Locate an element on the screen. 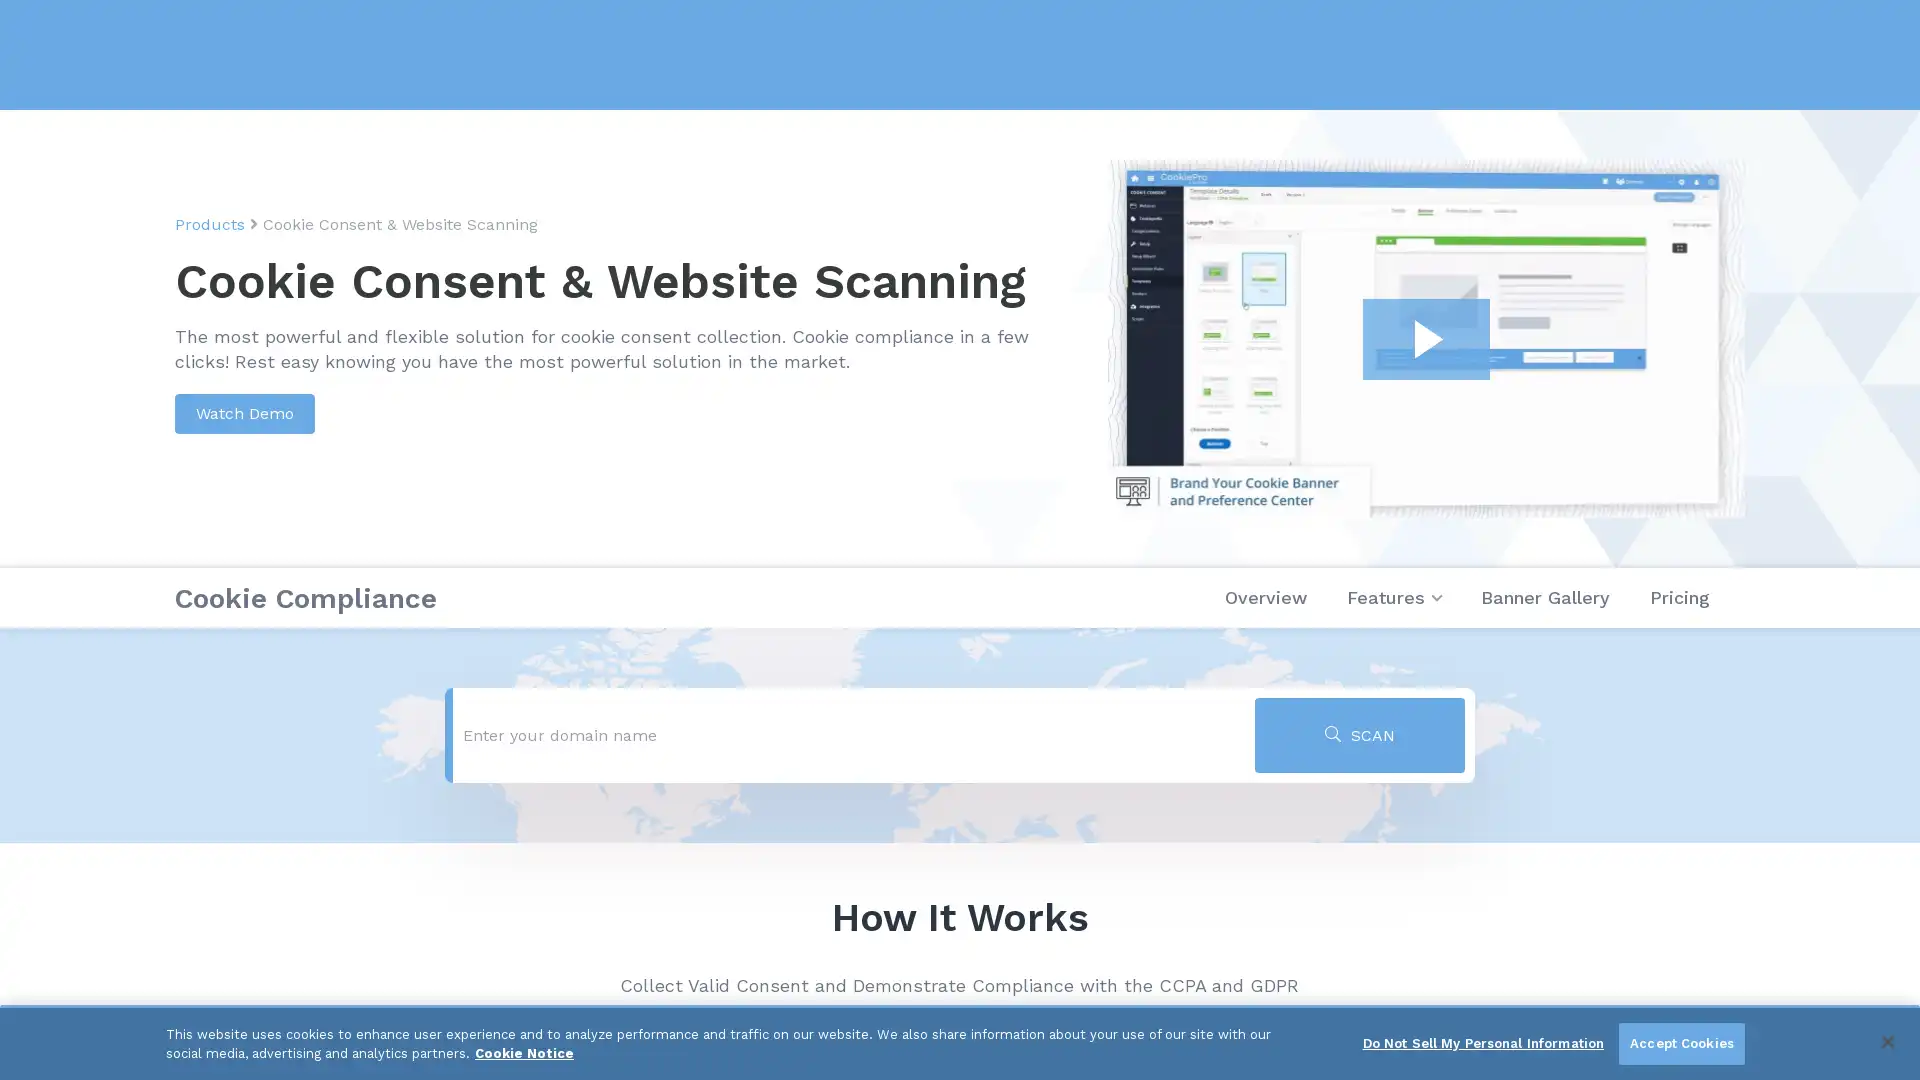 This screenshot has width=1920, height=1080. USCAN is located at coordinates (1359, 735).